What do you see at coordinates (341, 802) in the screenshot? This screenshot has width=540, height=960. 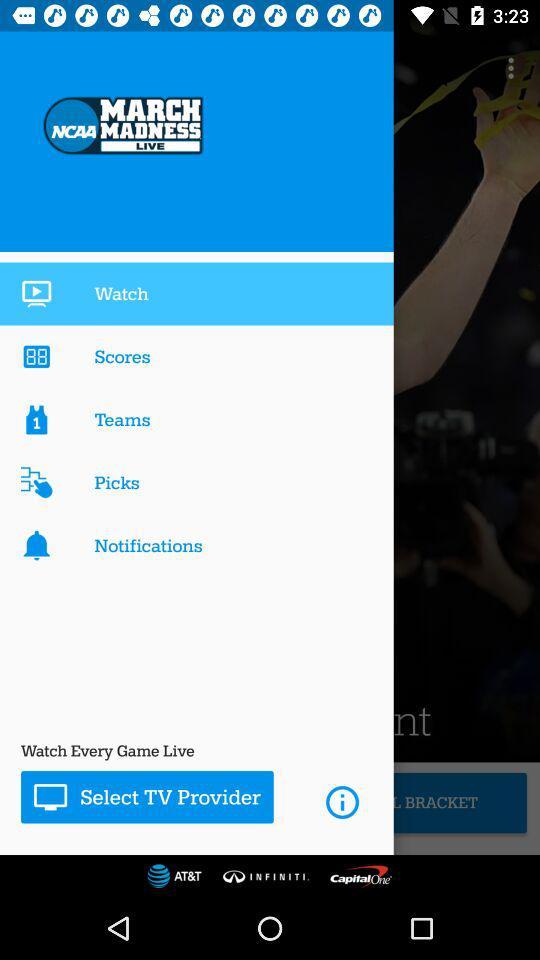 I see `the i icon which is there beside select tv provider` at bounding box center [341, 802].